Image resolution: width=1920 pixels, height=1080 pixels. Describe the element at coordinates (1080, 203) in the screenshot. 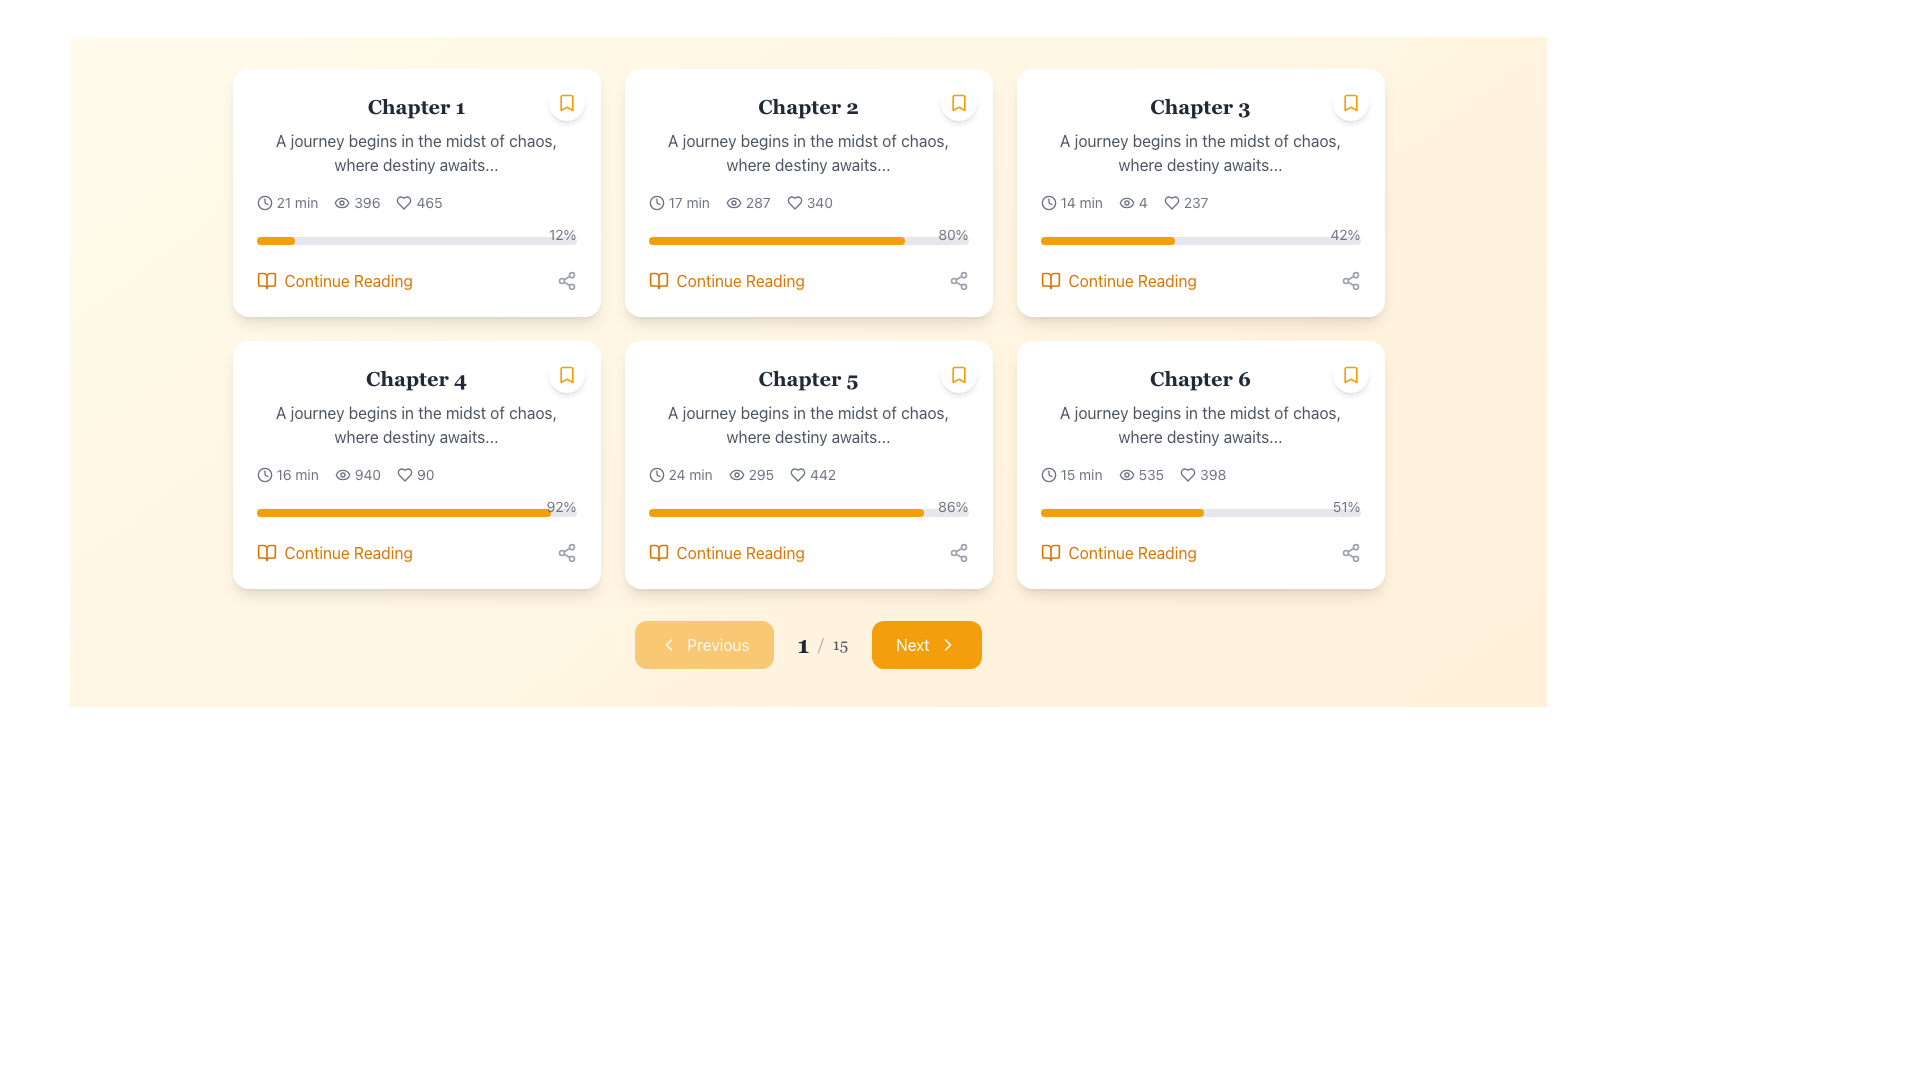

I see `the text display component that informs users of the approximate time required to read the associated chapter, located in the upper-left portion of the 'Chapter 3' card, directly to the right of a clock-shaped icon` at that location.